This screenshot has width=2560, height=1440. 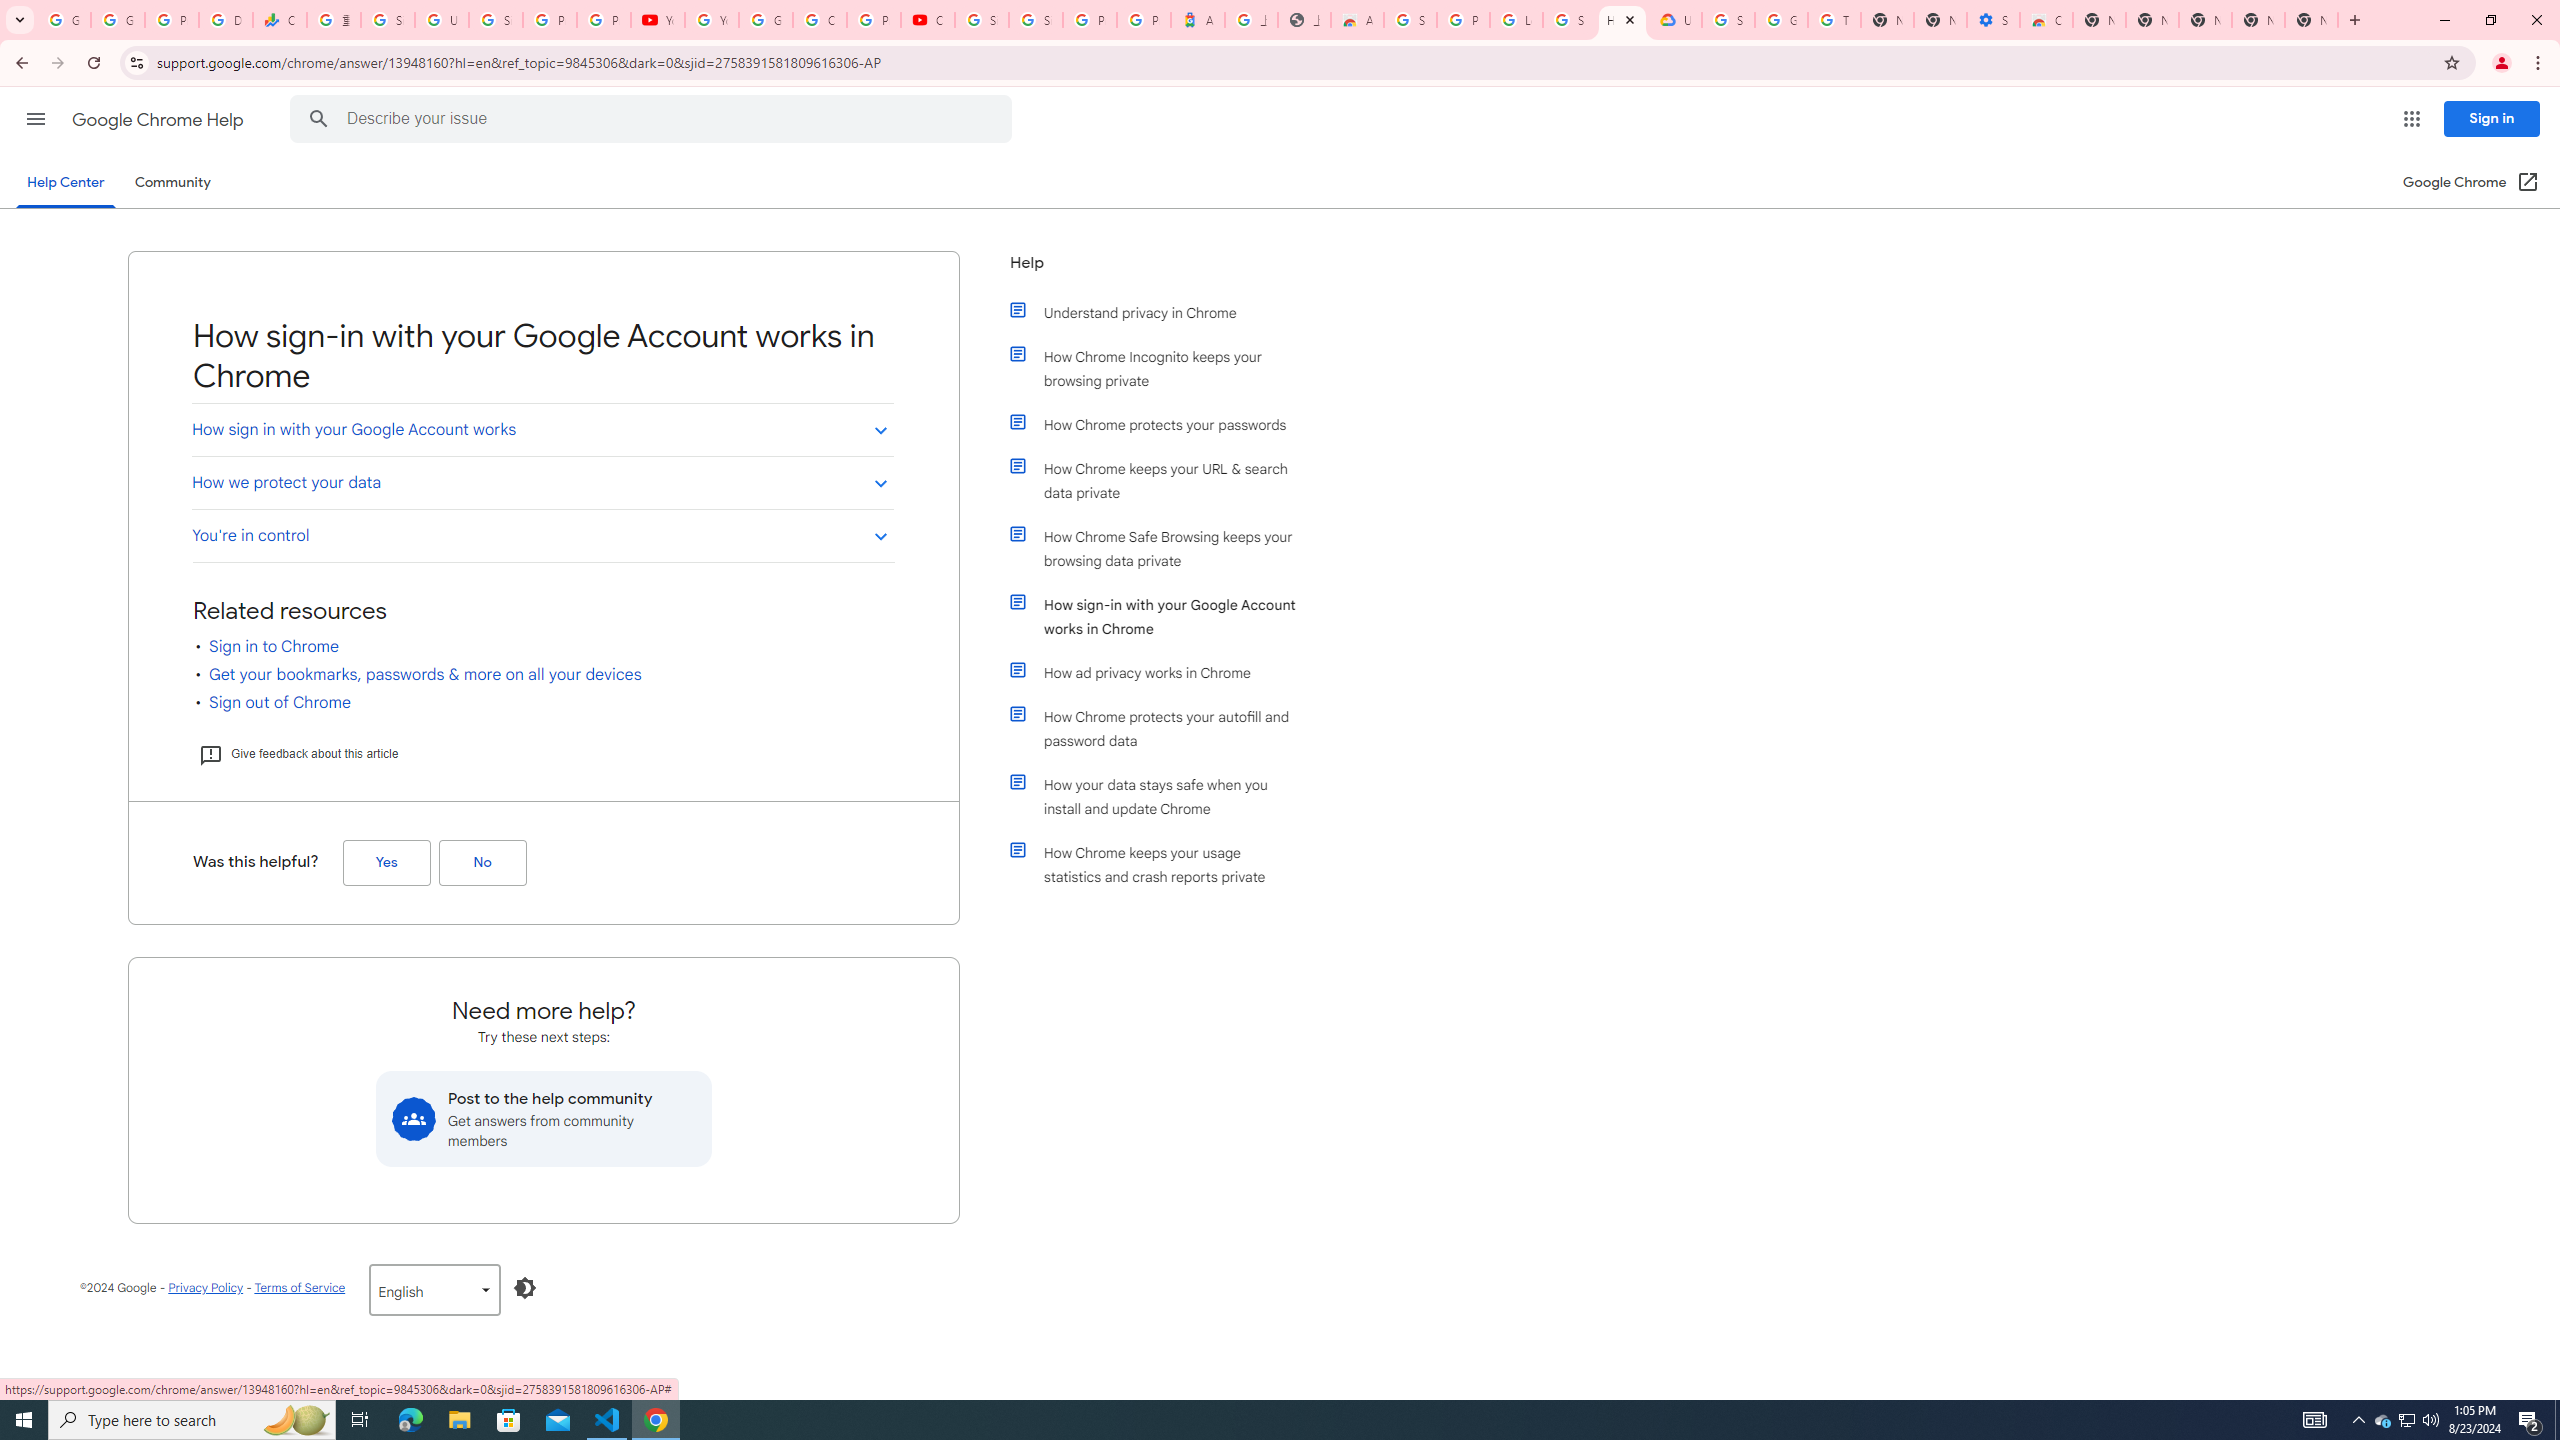 I want to click on 'Awesome Screen Recorder & Screenshot - Chrome Web Store', so click(x=1356, y=19).